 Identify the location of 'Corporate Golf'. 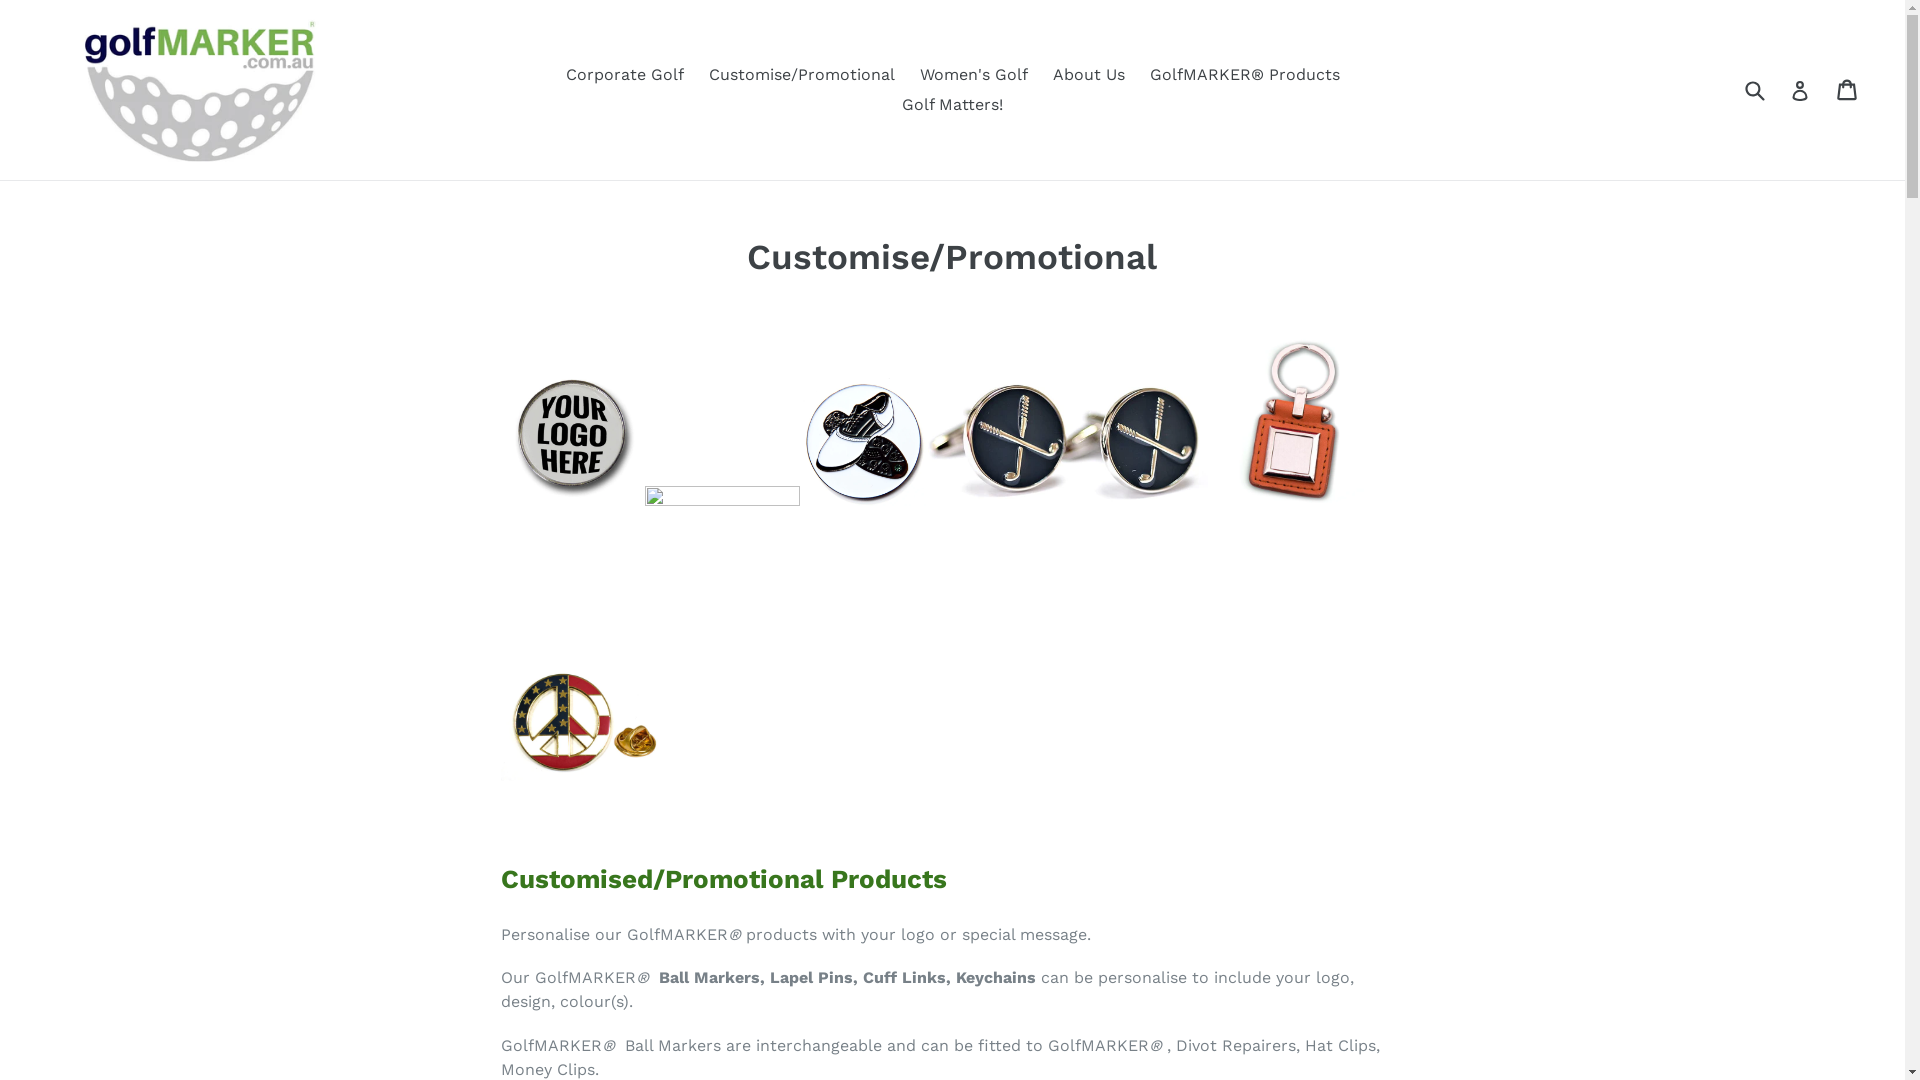
(623, 73).